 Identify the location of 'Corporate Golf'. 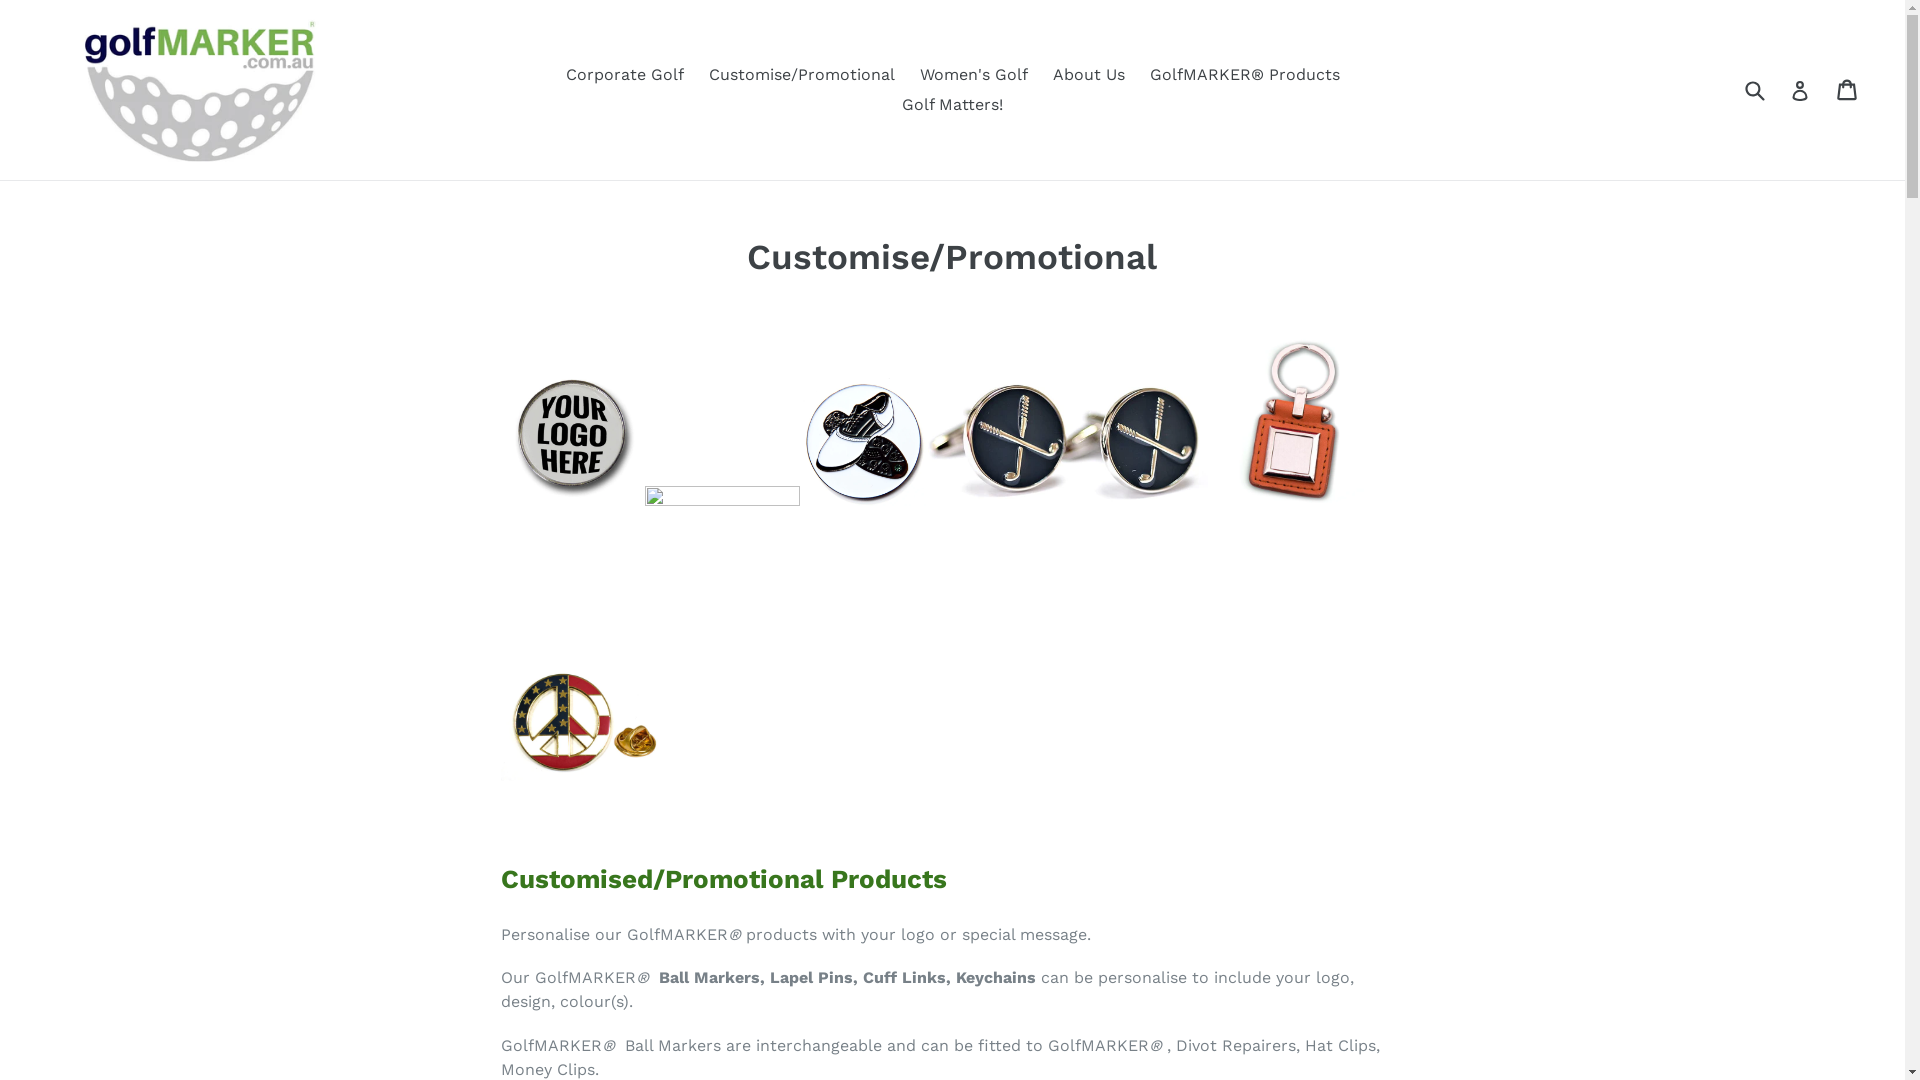
(623, 73).